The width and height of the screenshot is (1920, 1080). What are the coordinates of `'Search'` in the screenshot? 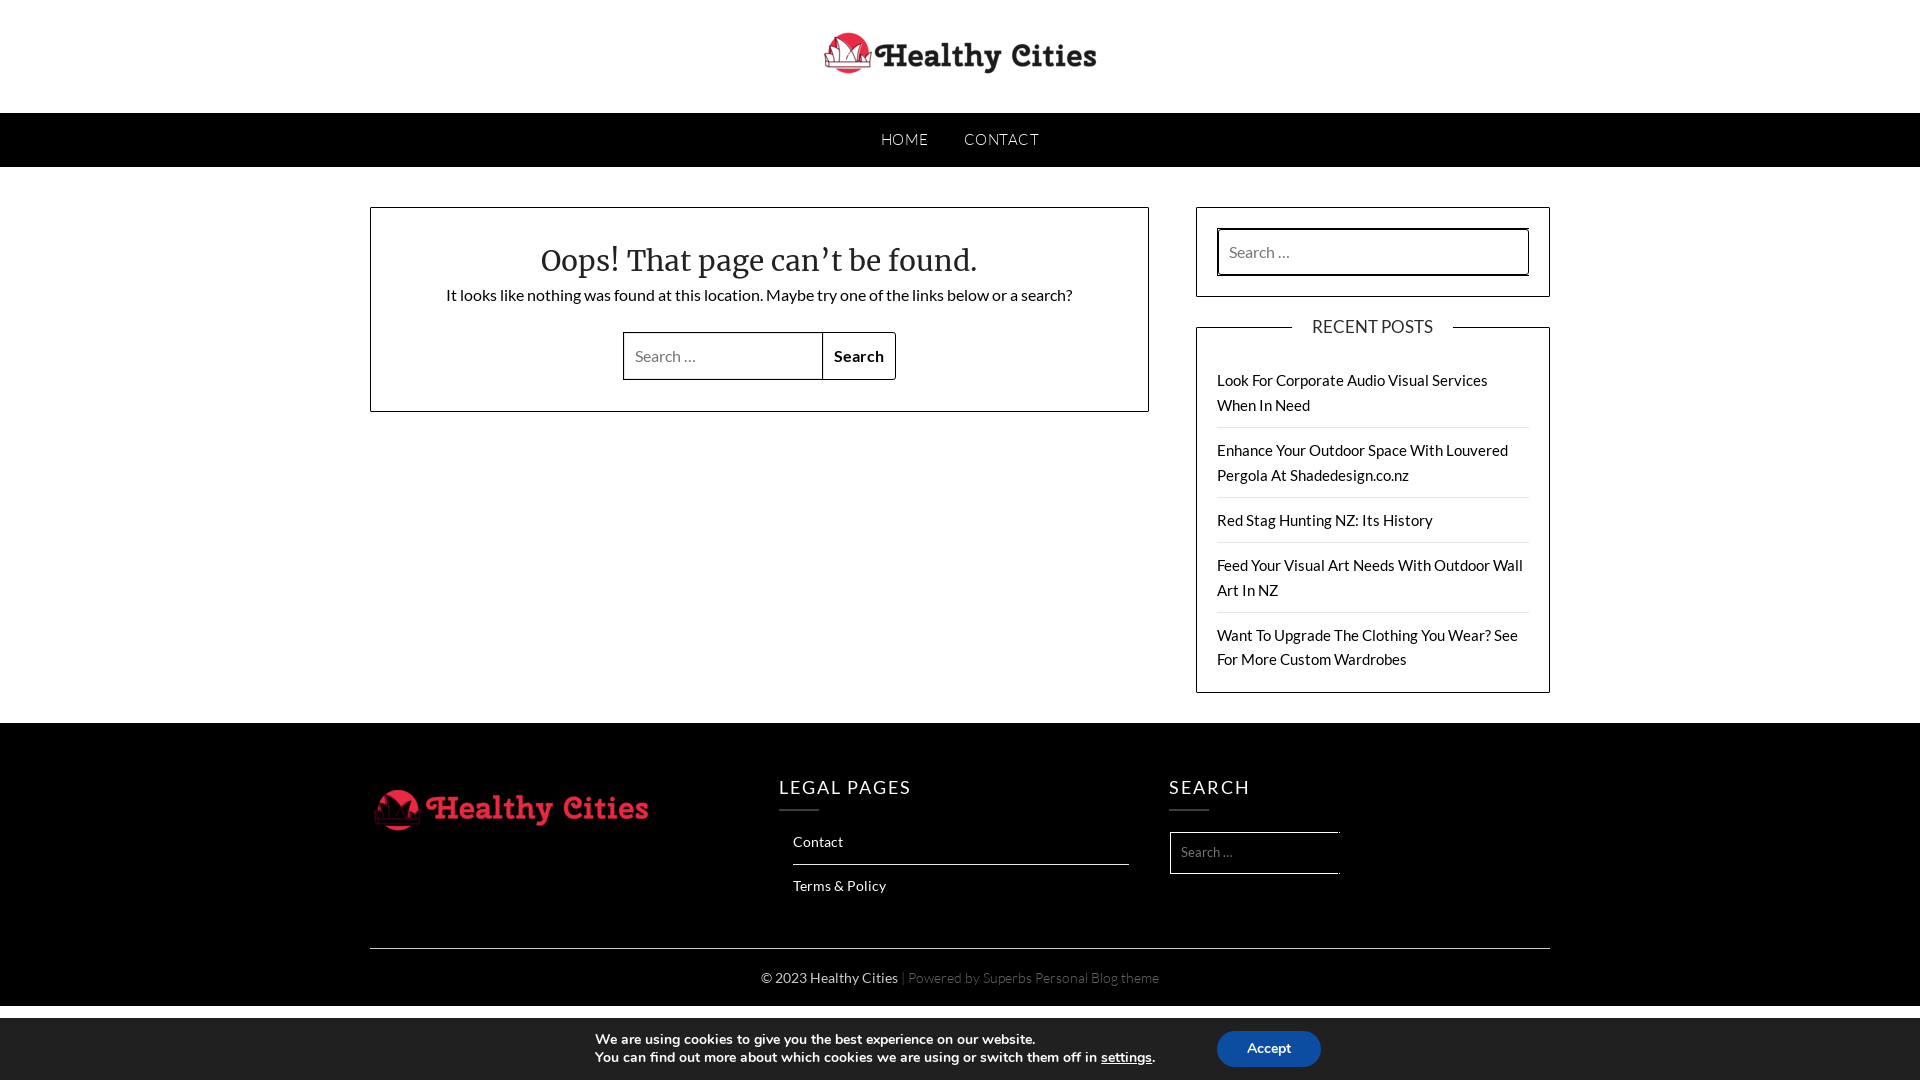 It's located at (859, 354).